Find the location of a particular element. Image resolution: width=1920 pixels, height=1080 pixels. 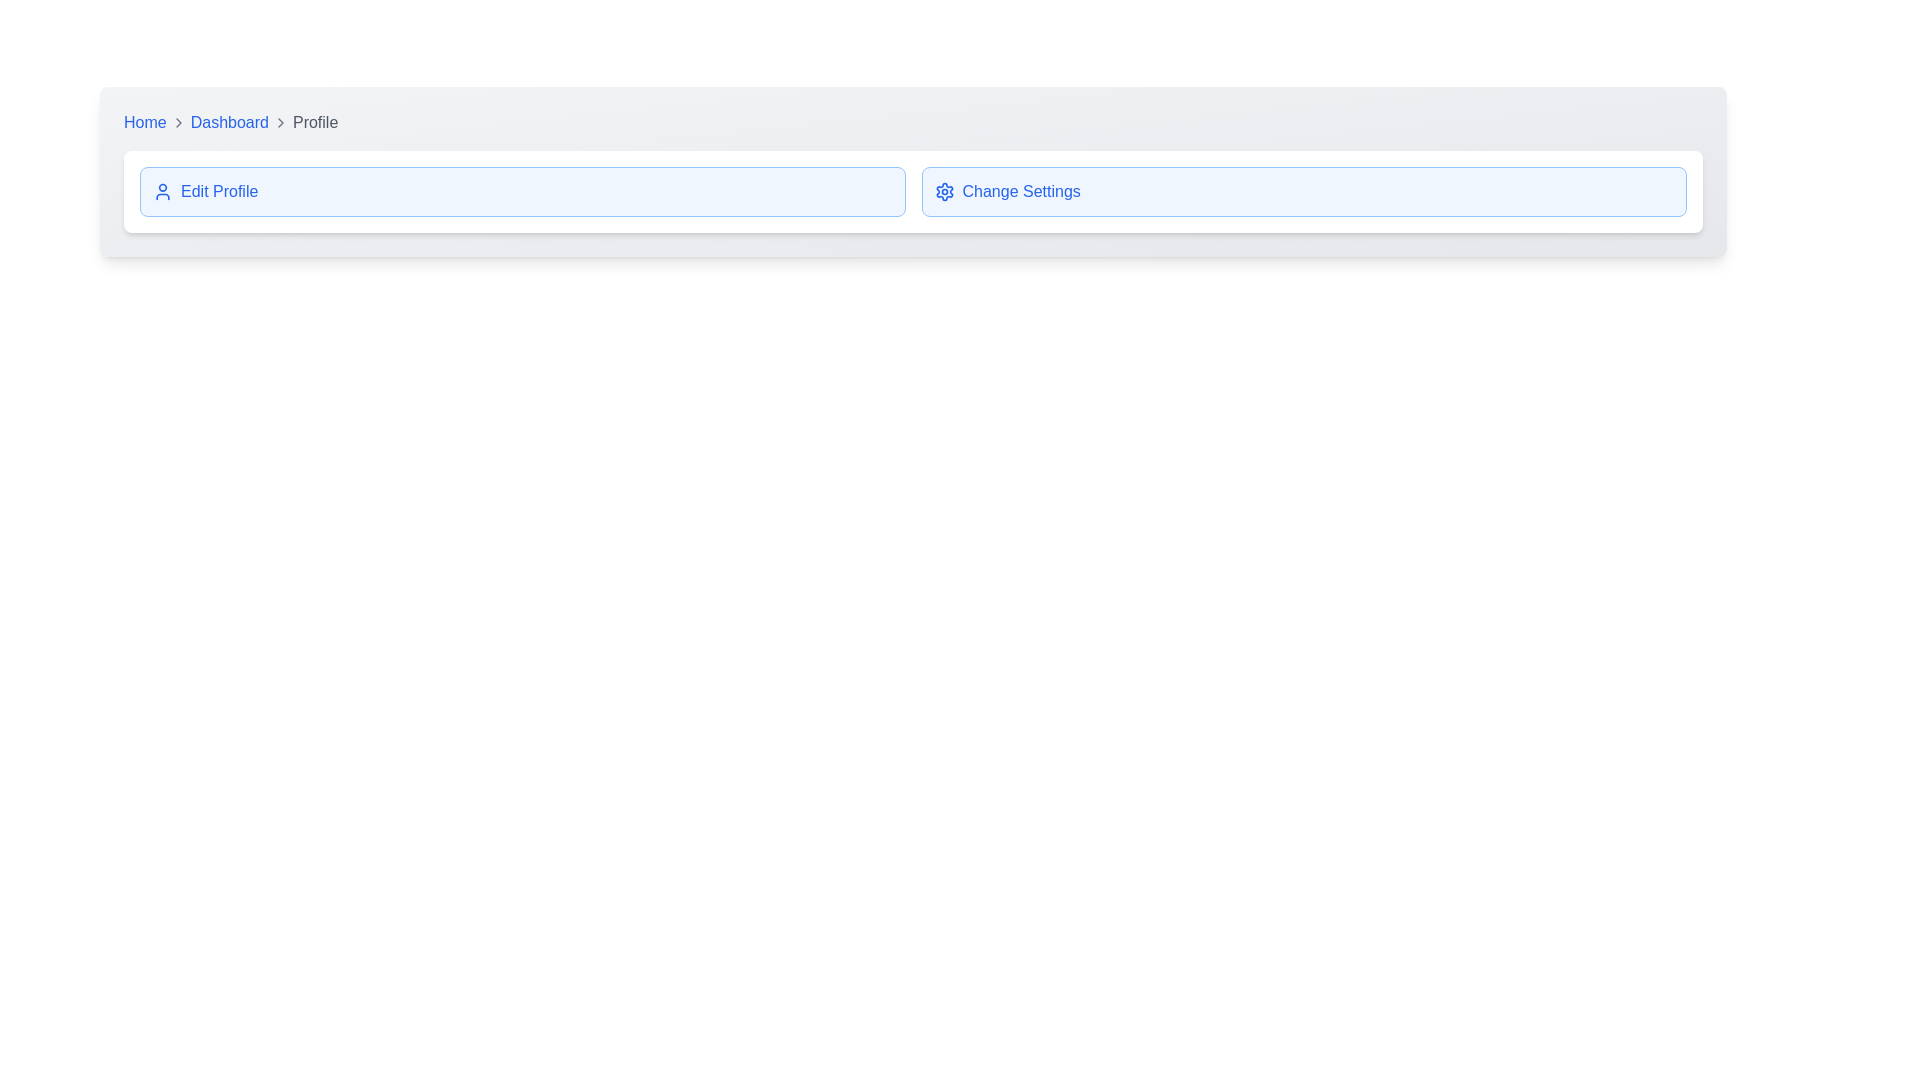

the first link in the breadcrumb navigation bar is located at coordinates (144, 123).